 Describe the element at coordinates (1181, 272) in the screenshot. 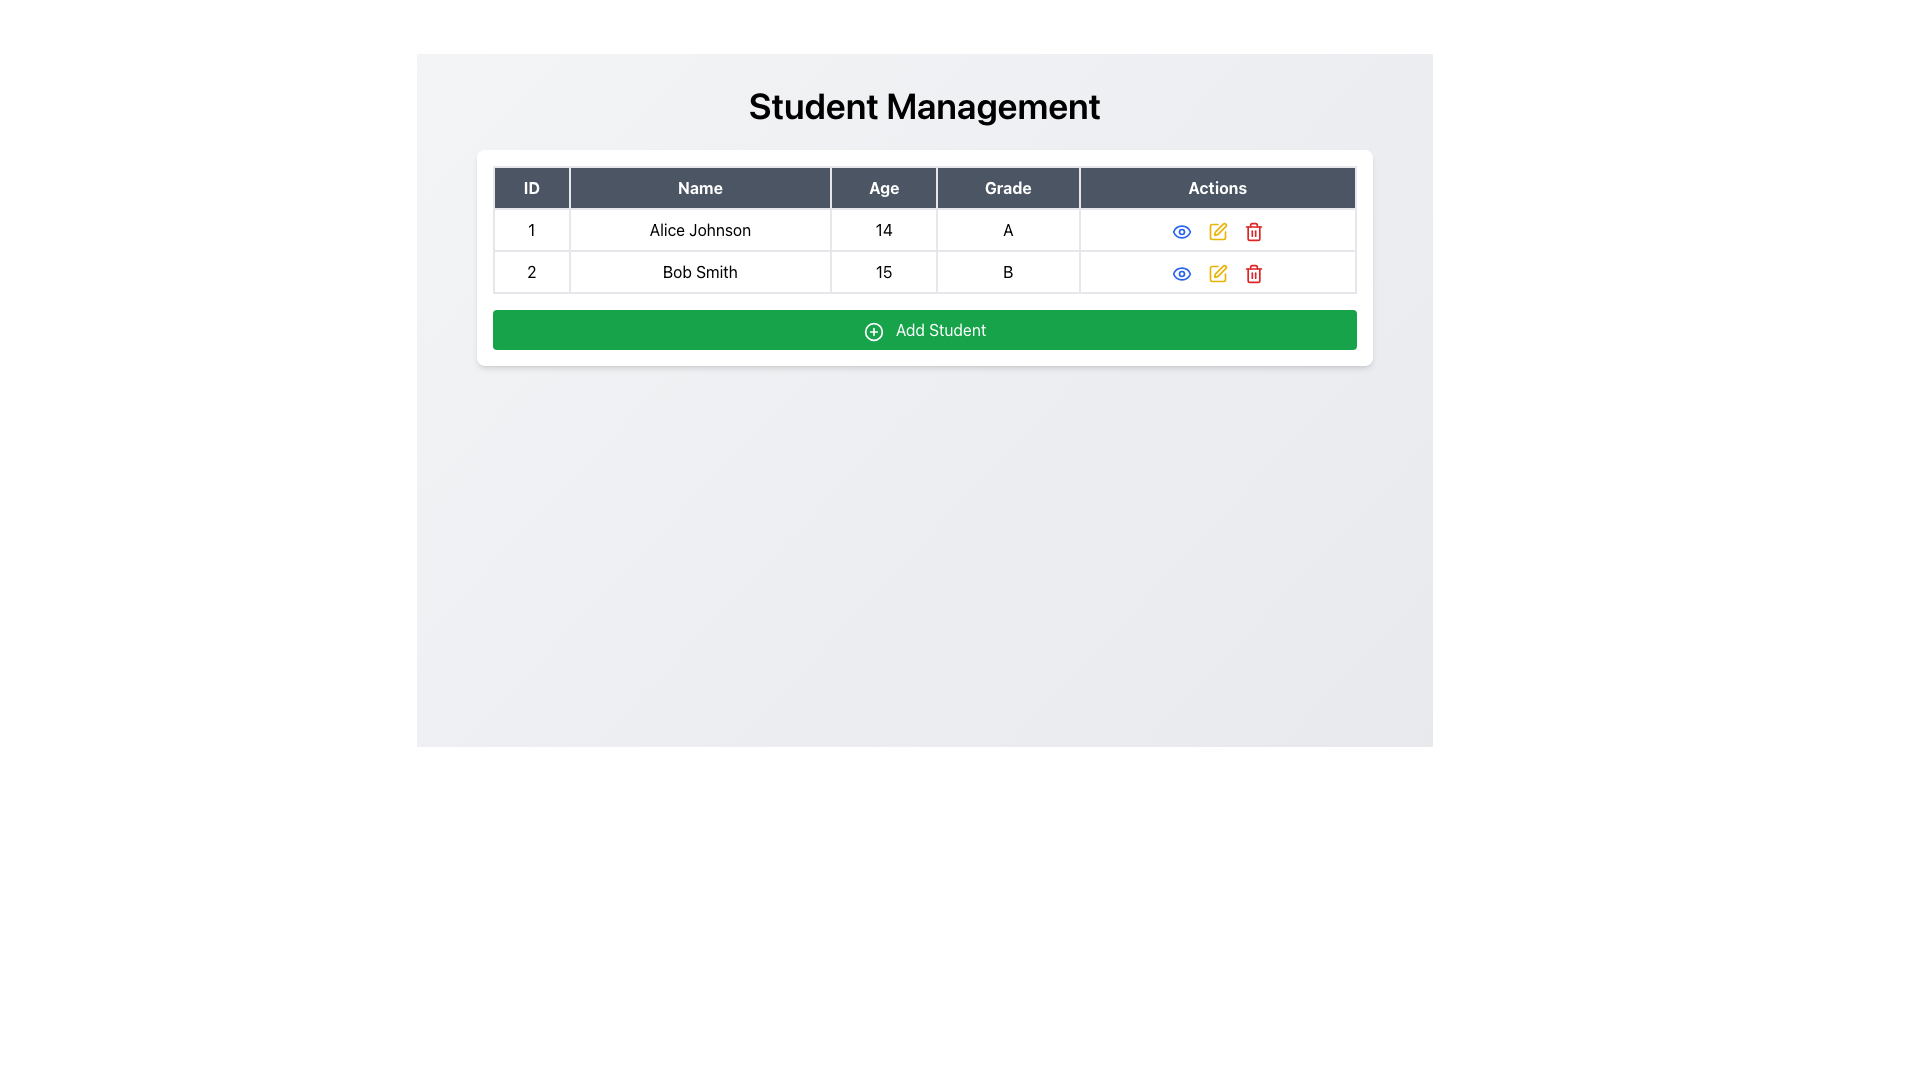

I see `the eye icon button in the Actions column for the student Bob Smith` at that location.